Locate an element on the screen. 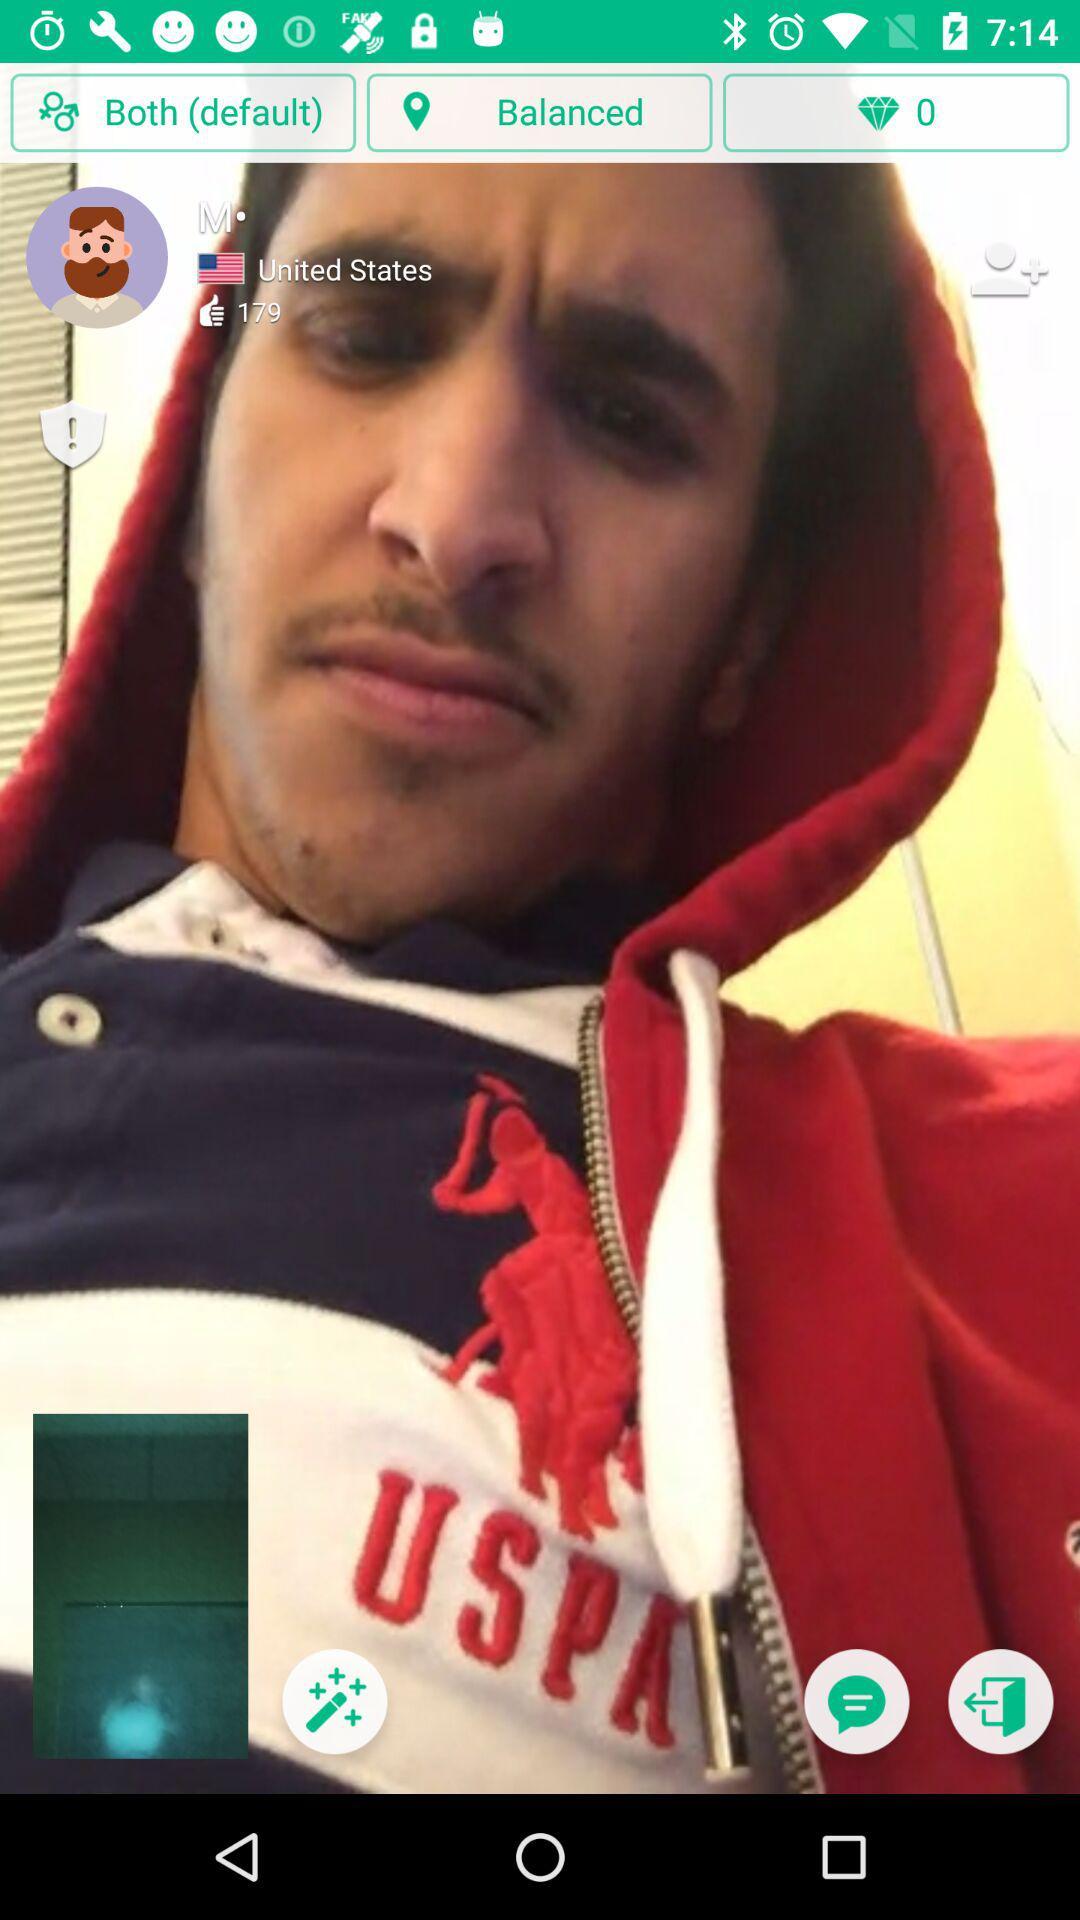  the chat icon is located at coordinates (855, 1713).